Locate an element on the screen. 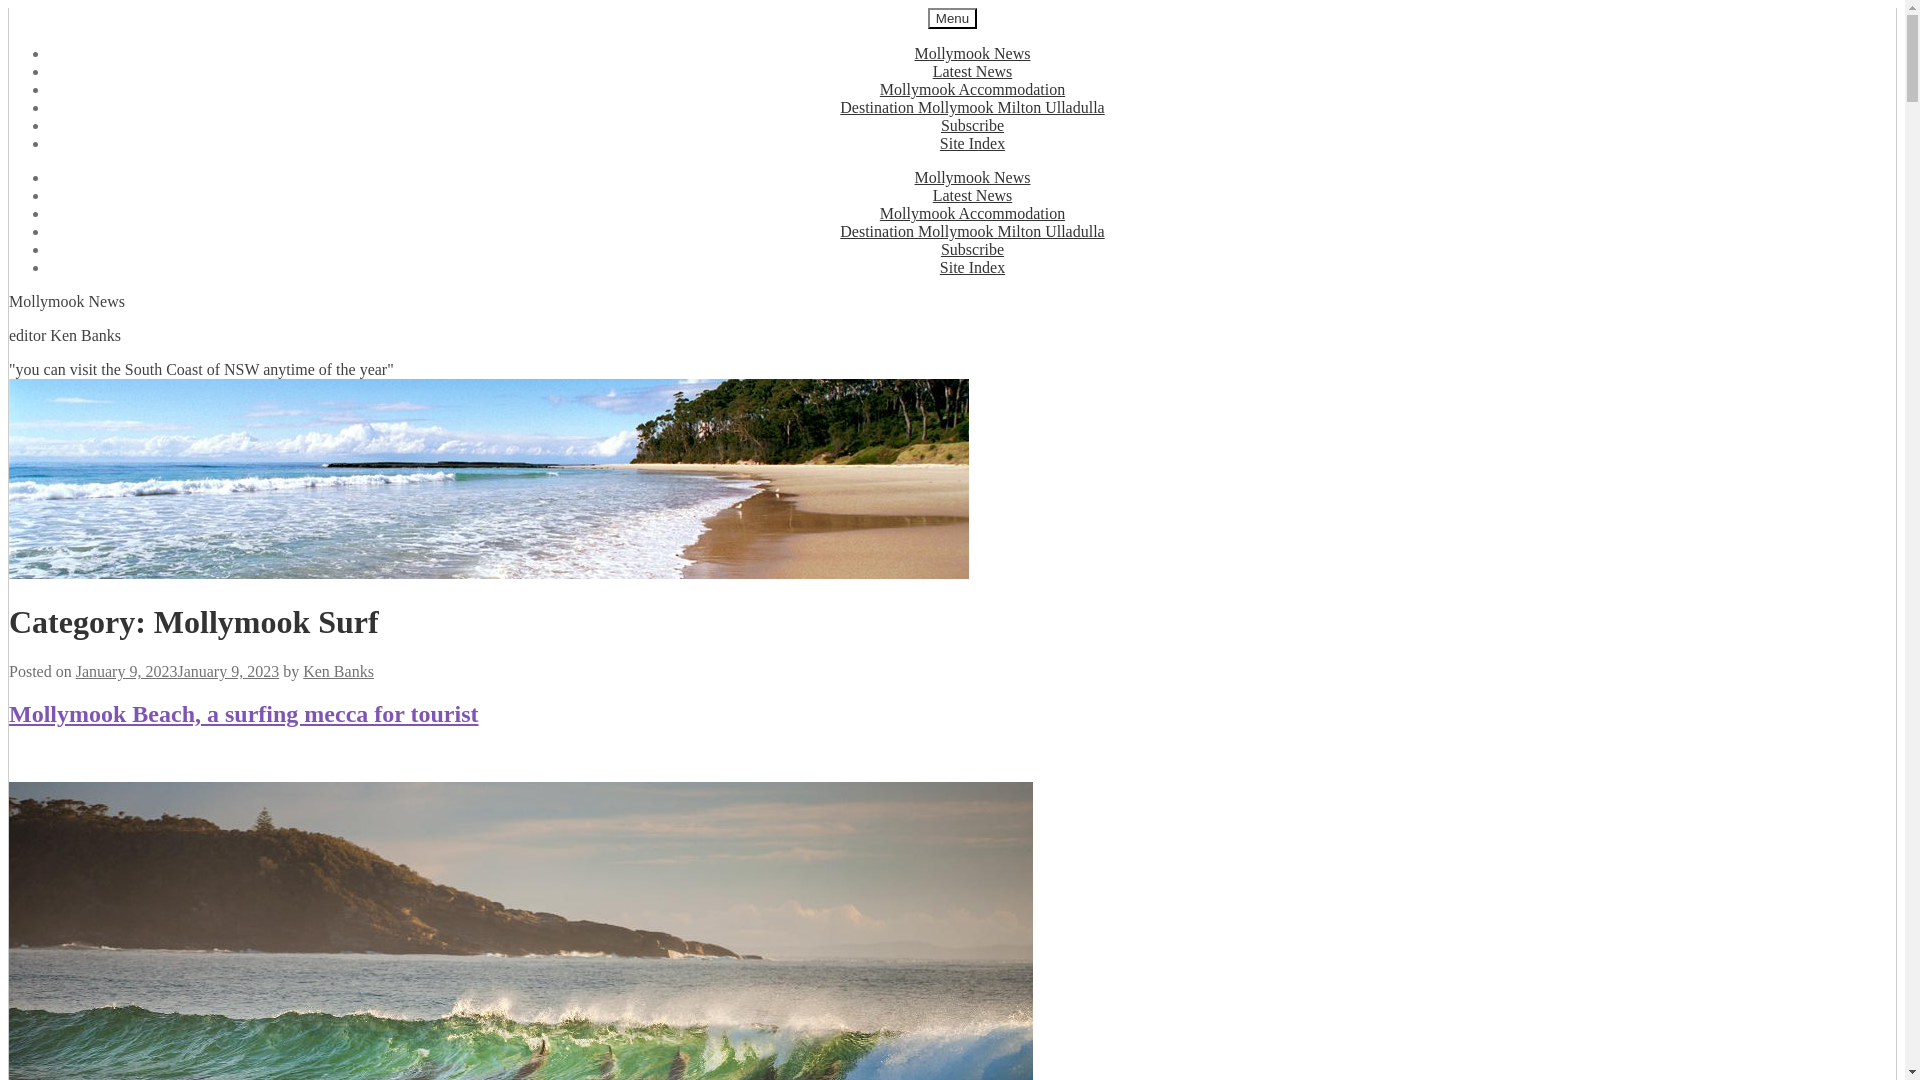 Image resolution: width=1920 pixels, height=1080 pixels. 'Latest News' is located at coordinates (973, 70).